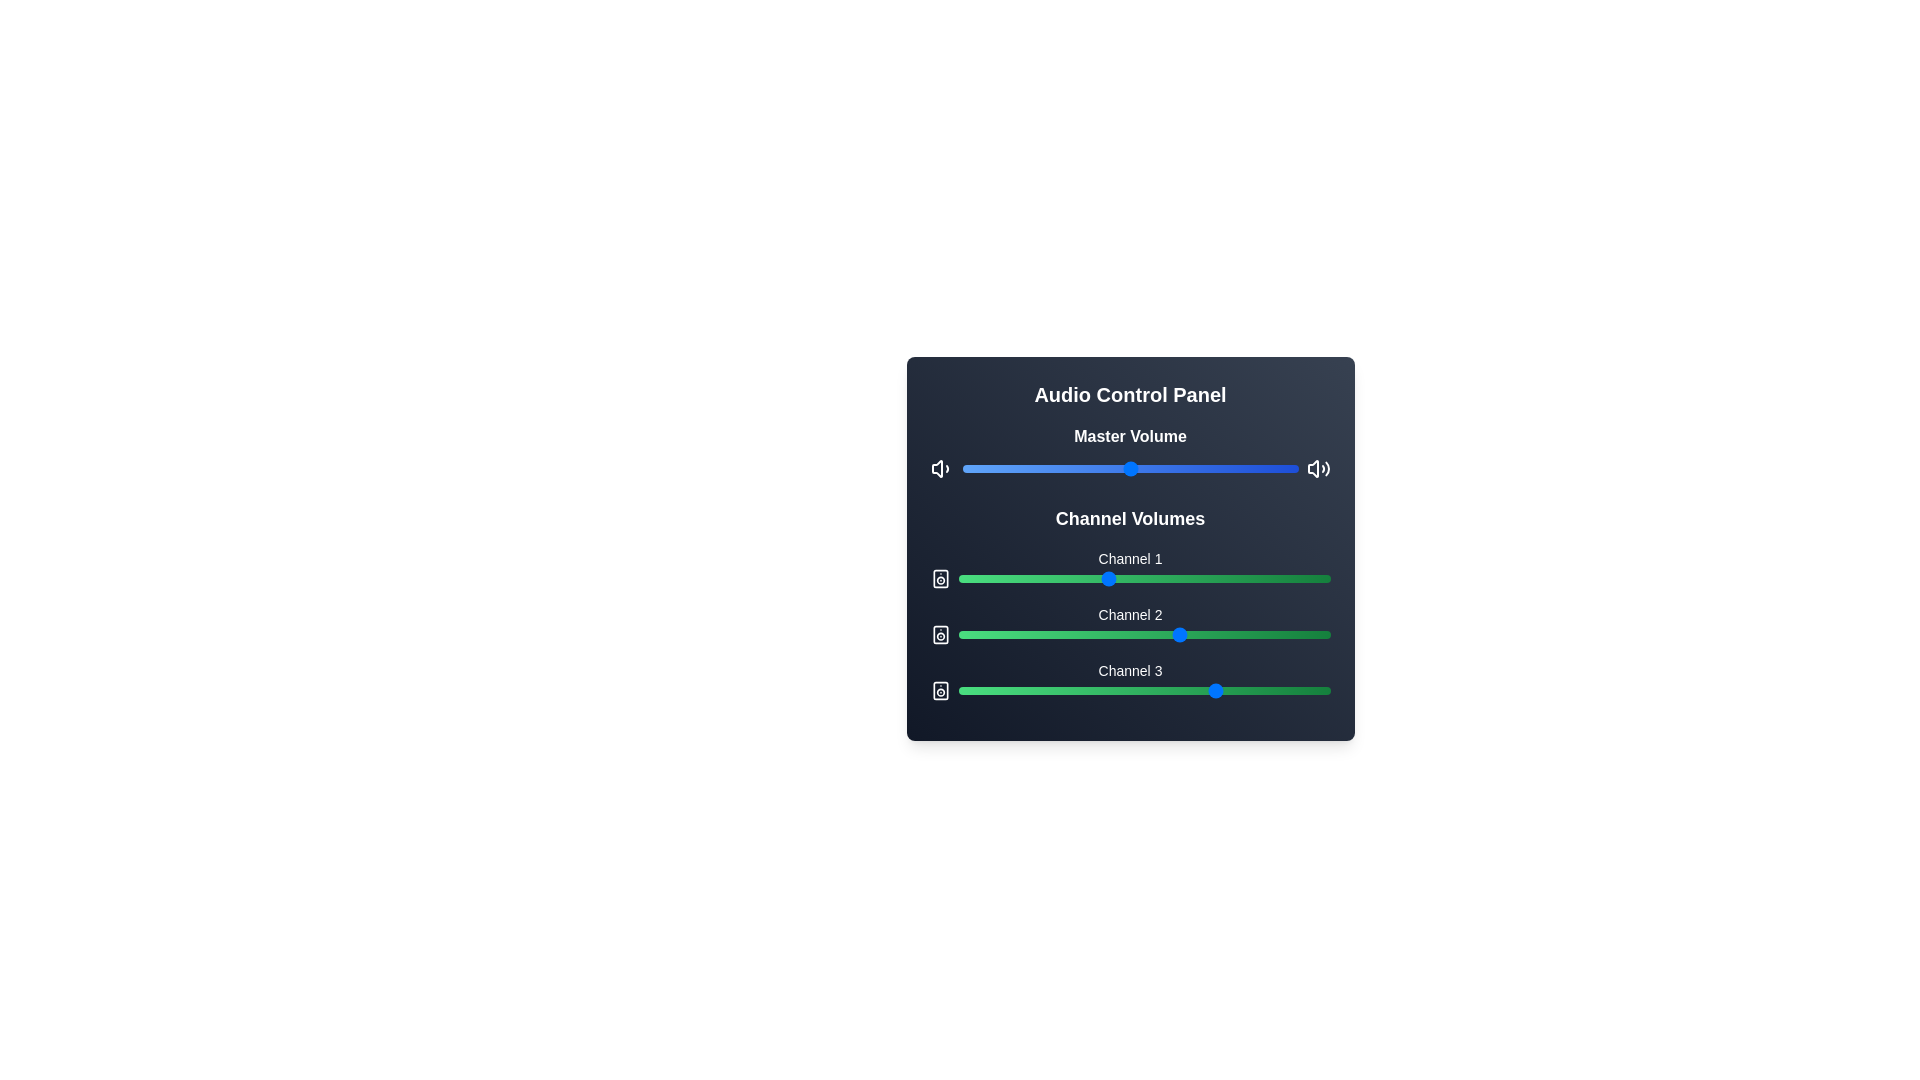  Describe the element at coordinates (1148, 635) in the screenshot. I see `the slider value` at that location.